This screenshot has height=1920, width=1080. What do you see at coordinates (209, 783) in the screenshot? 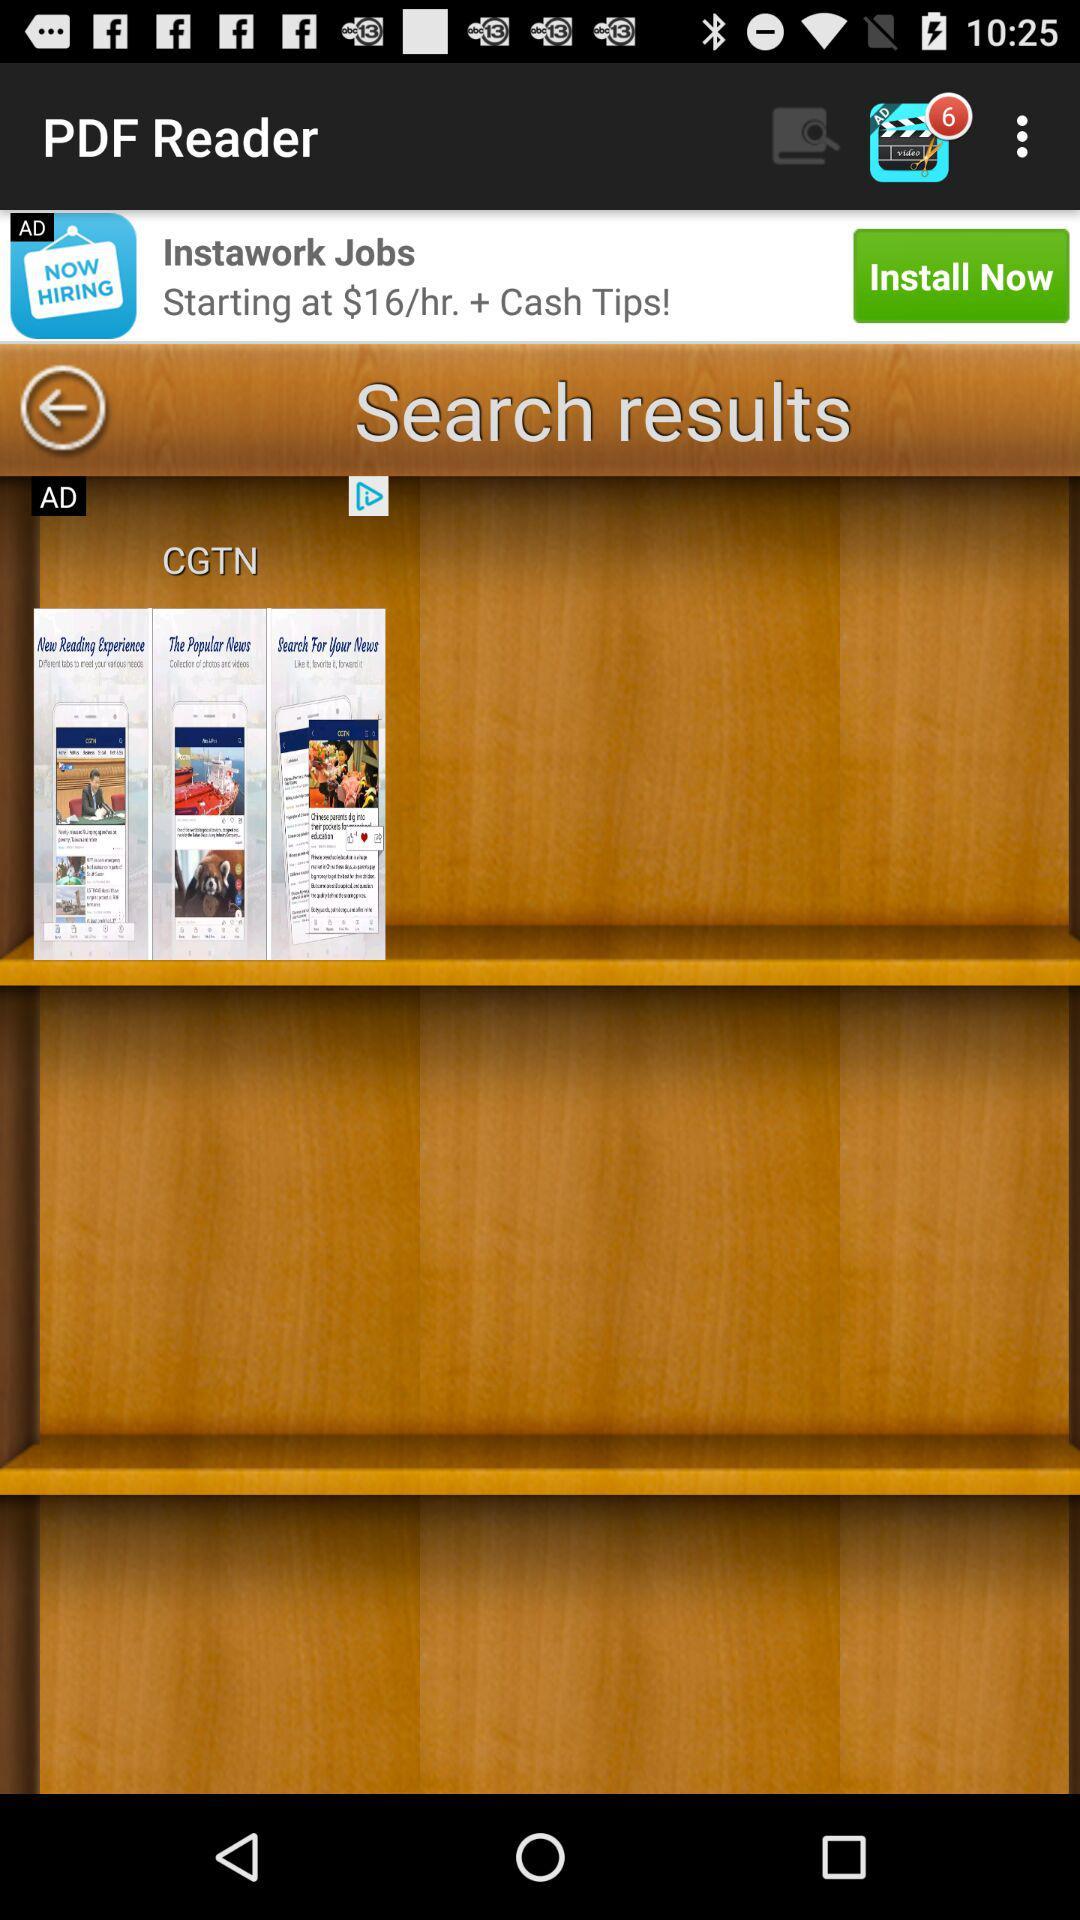
I see `open advertisement` at bounding box center [209, 783].